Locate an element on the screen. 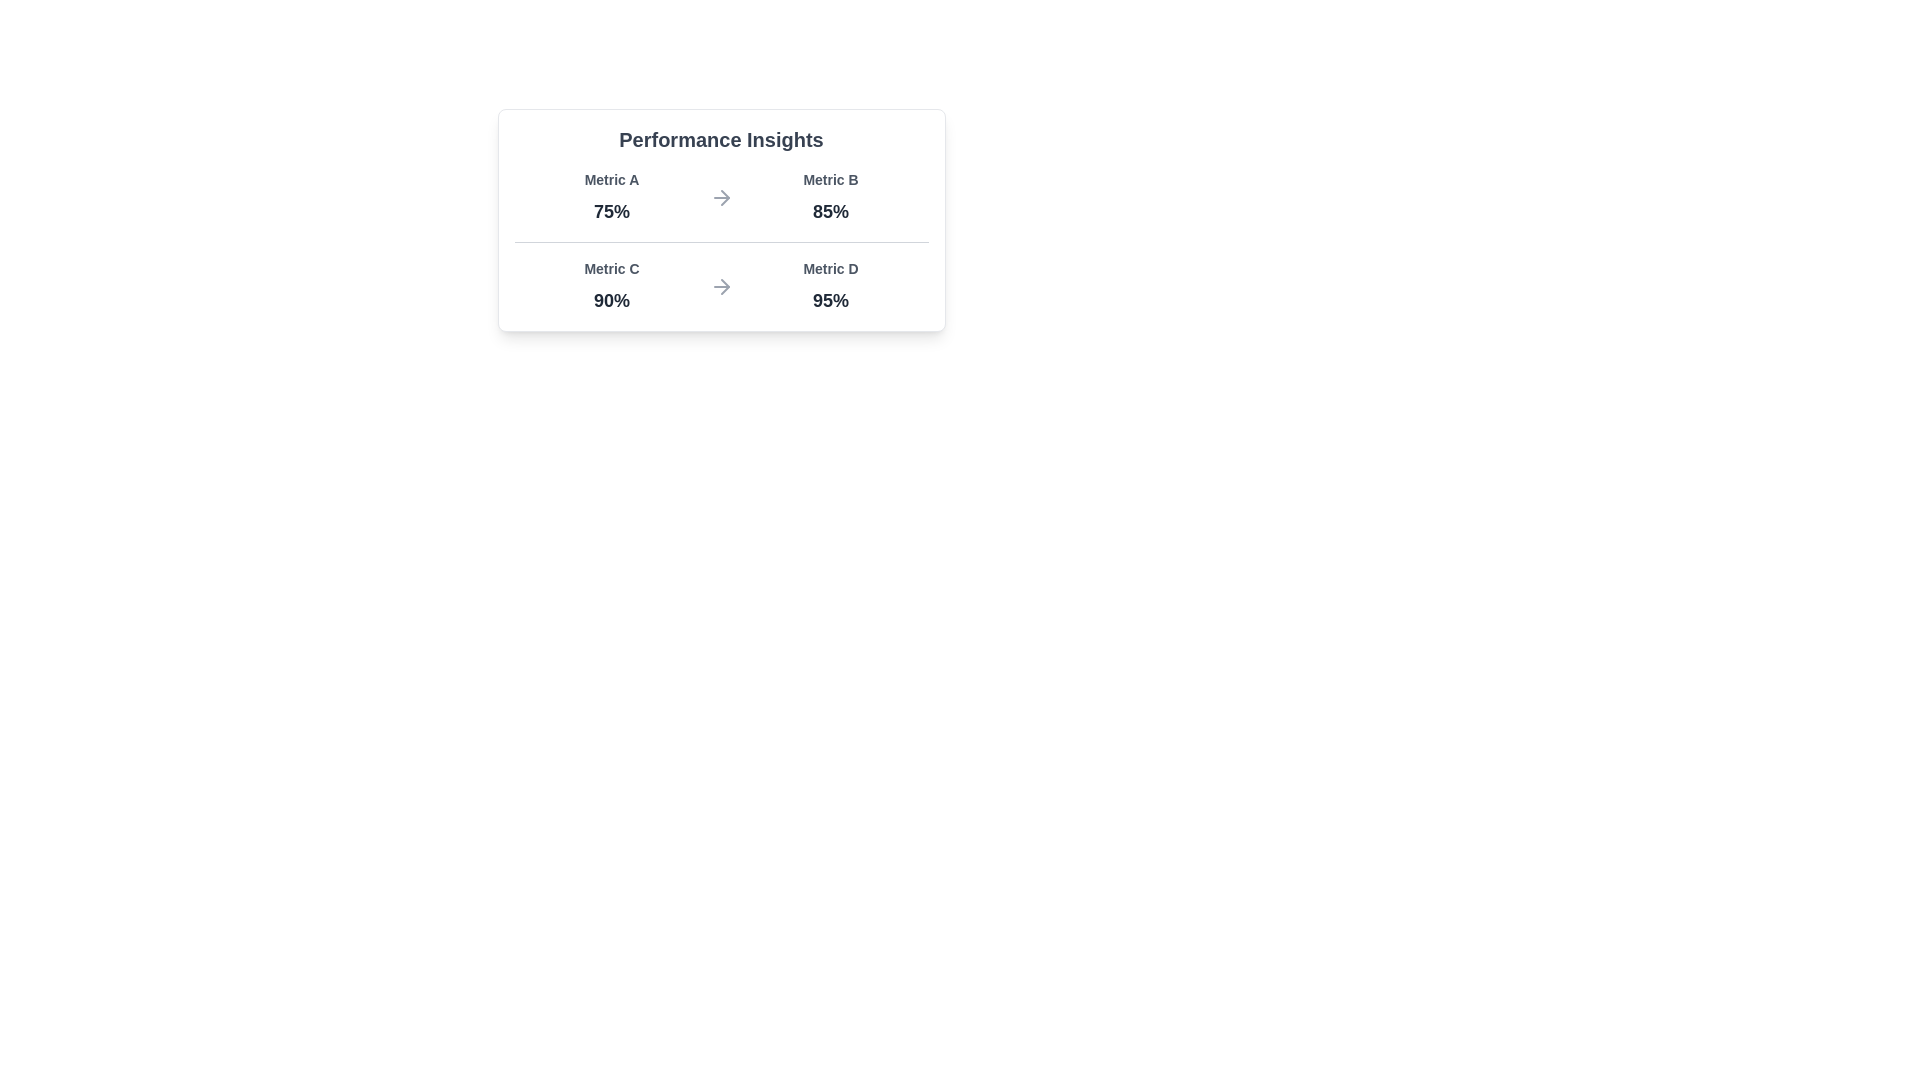  the Data Display element that shows 'Metric A' and '75%' in a comparison grid located in the upper left corner is located at coordinates (610, 197).